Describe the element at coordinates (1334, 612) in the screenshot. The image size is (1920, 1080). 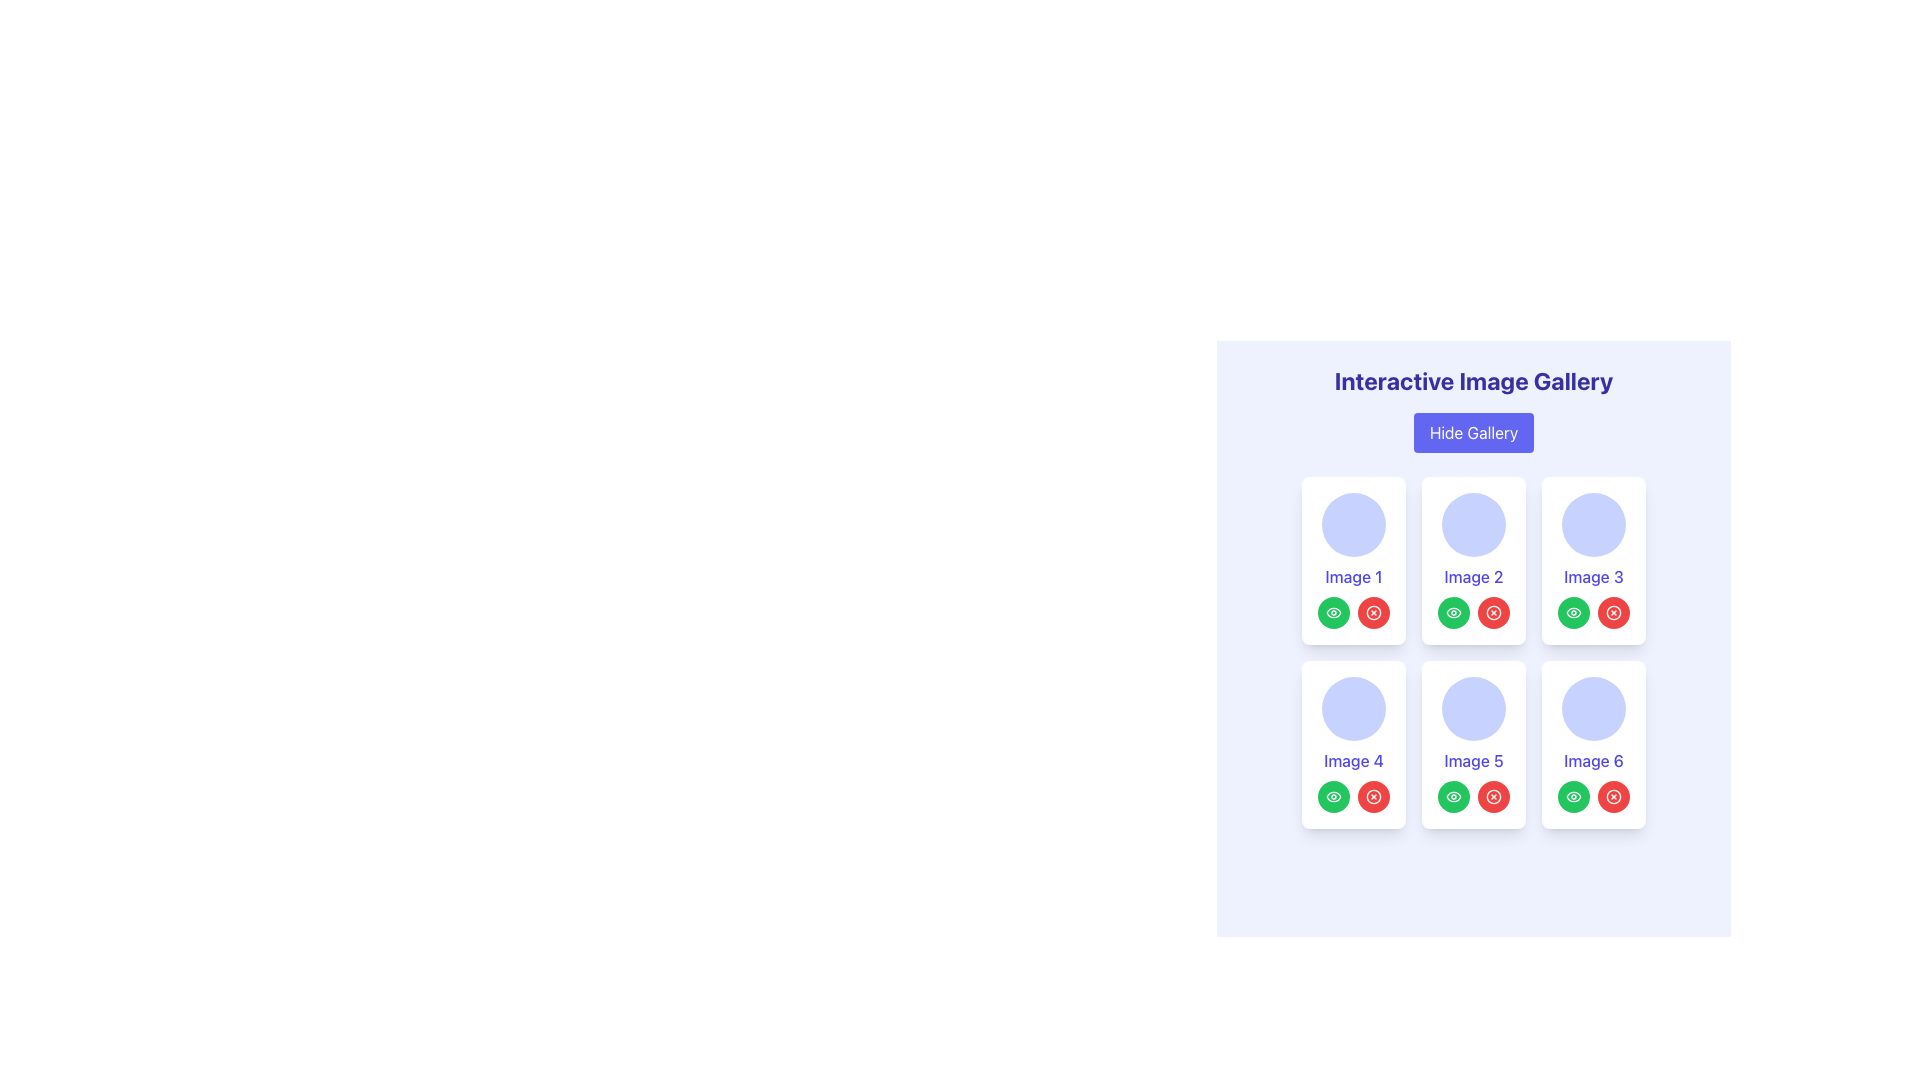
I see `the eye-shaped icon within the rounded button located under the 'Image 5' label in the gallery's grid` at that location.